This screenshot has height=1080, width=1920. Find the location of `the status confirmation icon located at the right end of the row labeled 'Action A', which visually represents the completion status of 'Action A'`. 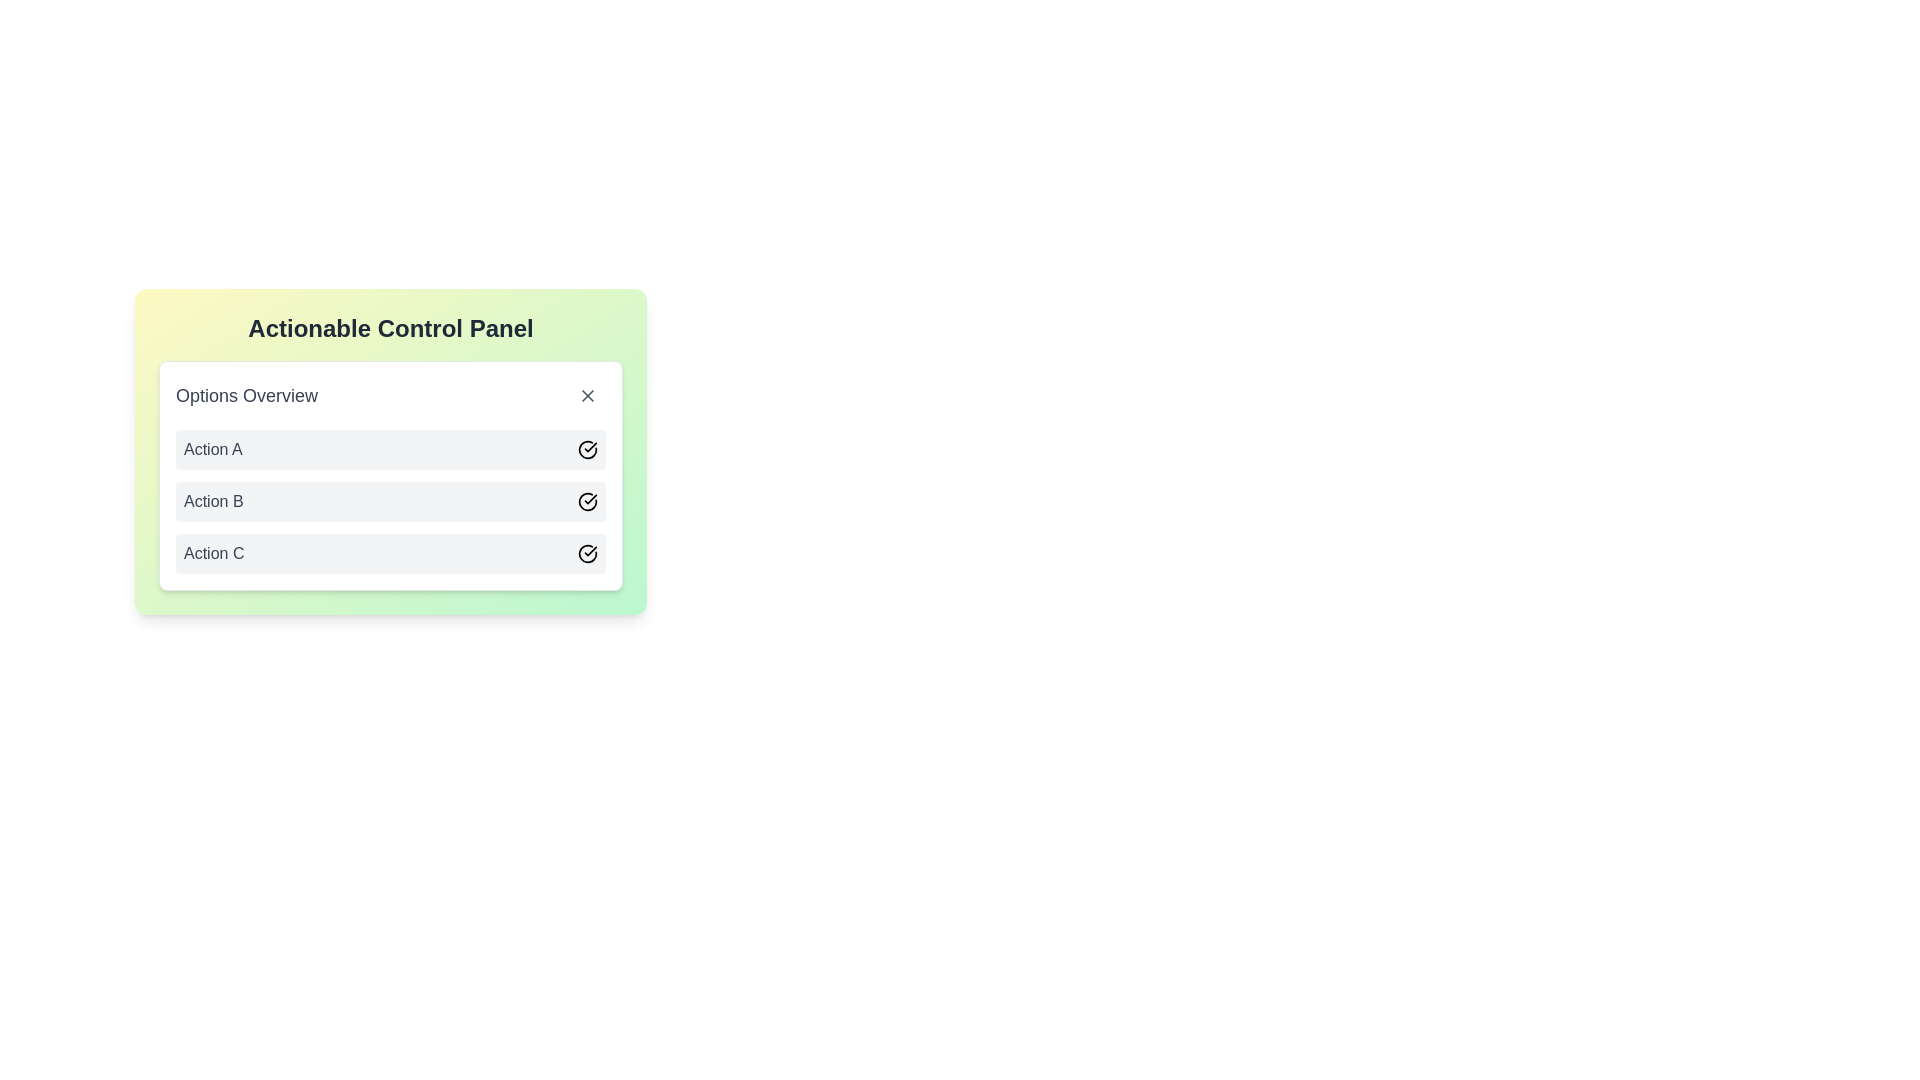

the status confirmation icon located at the right end of the row labeled 'Action A', which visually represents the completion status of 'Action A' is located at coordinates (587, 450).